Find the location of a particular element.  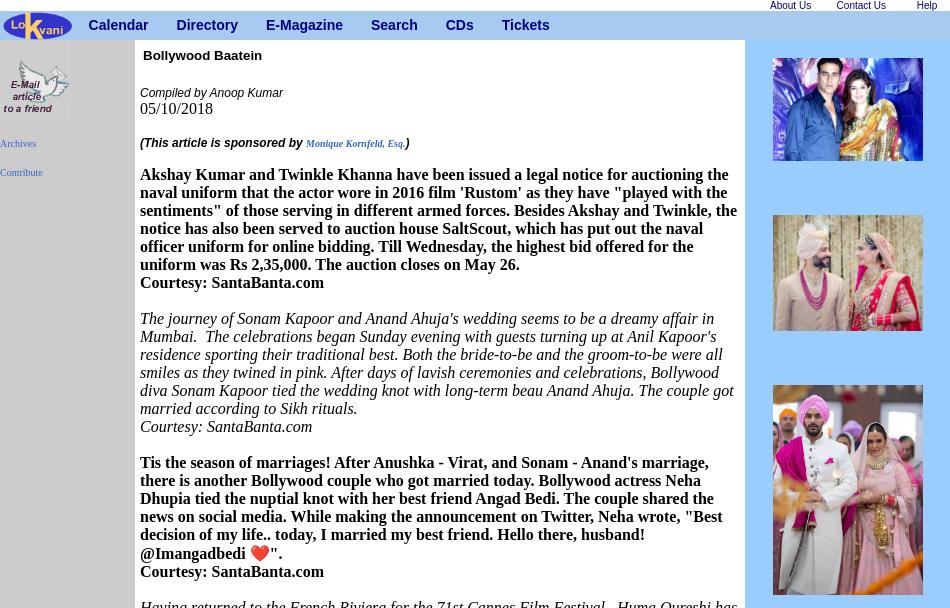

'Contribute' is located at coordinates (0, 172).